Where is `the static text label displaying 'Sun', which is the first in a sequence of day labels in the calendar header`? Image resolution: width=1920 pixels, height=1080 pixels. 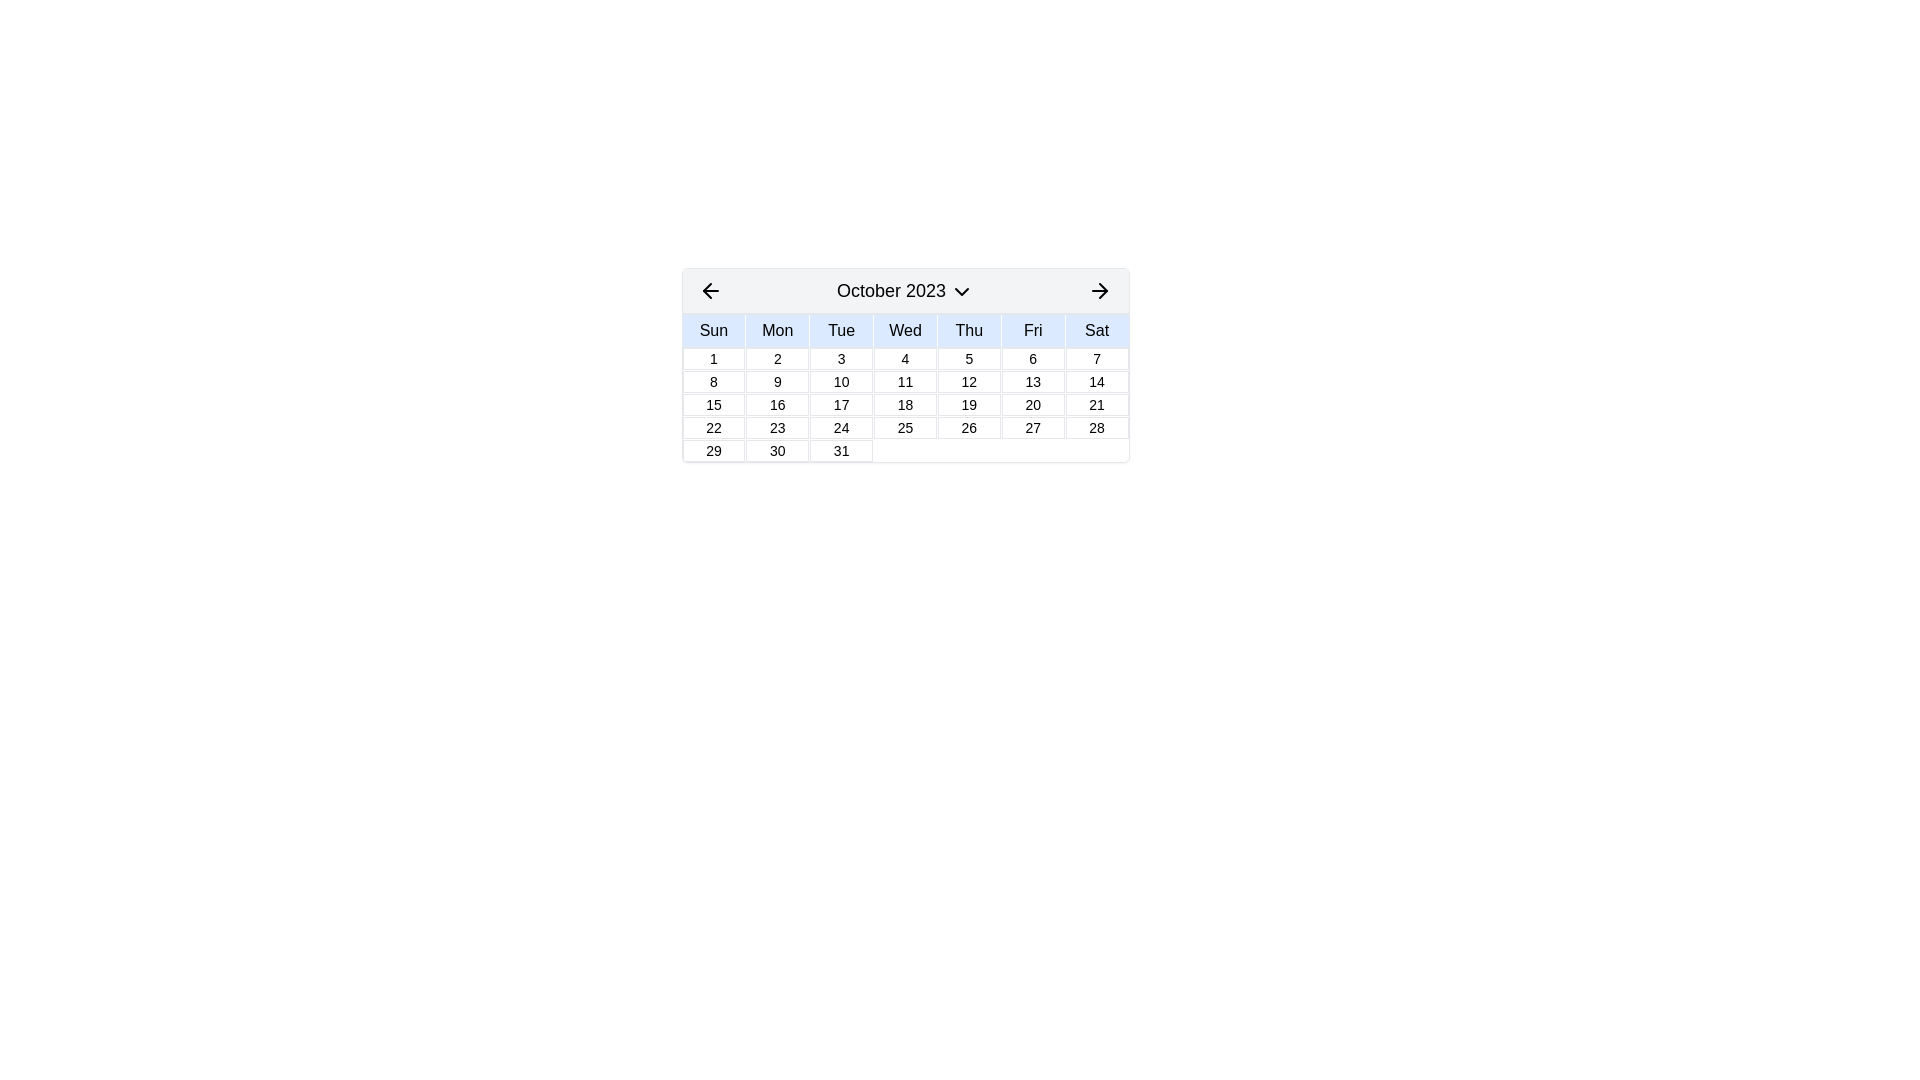 the static text label displaying 'Sun', which is the first in a sequence of day labels in the calendar header is located at coordinates (713, 330).